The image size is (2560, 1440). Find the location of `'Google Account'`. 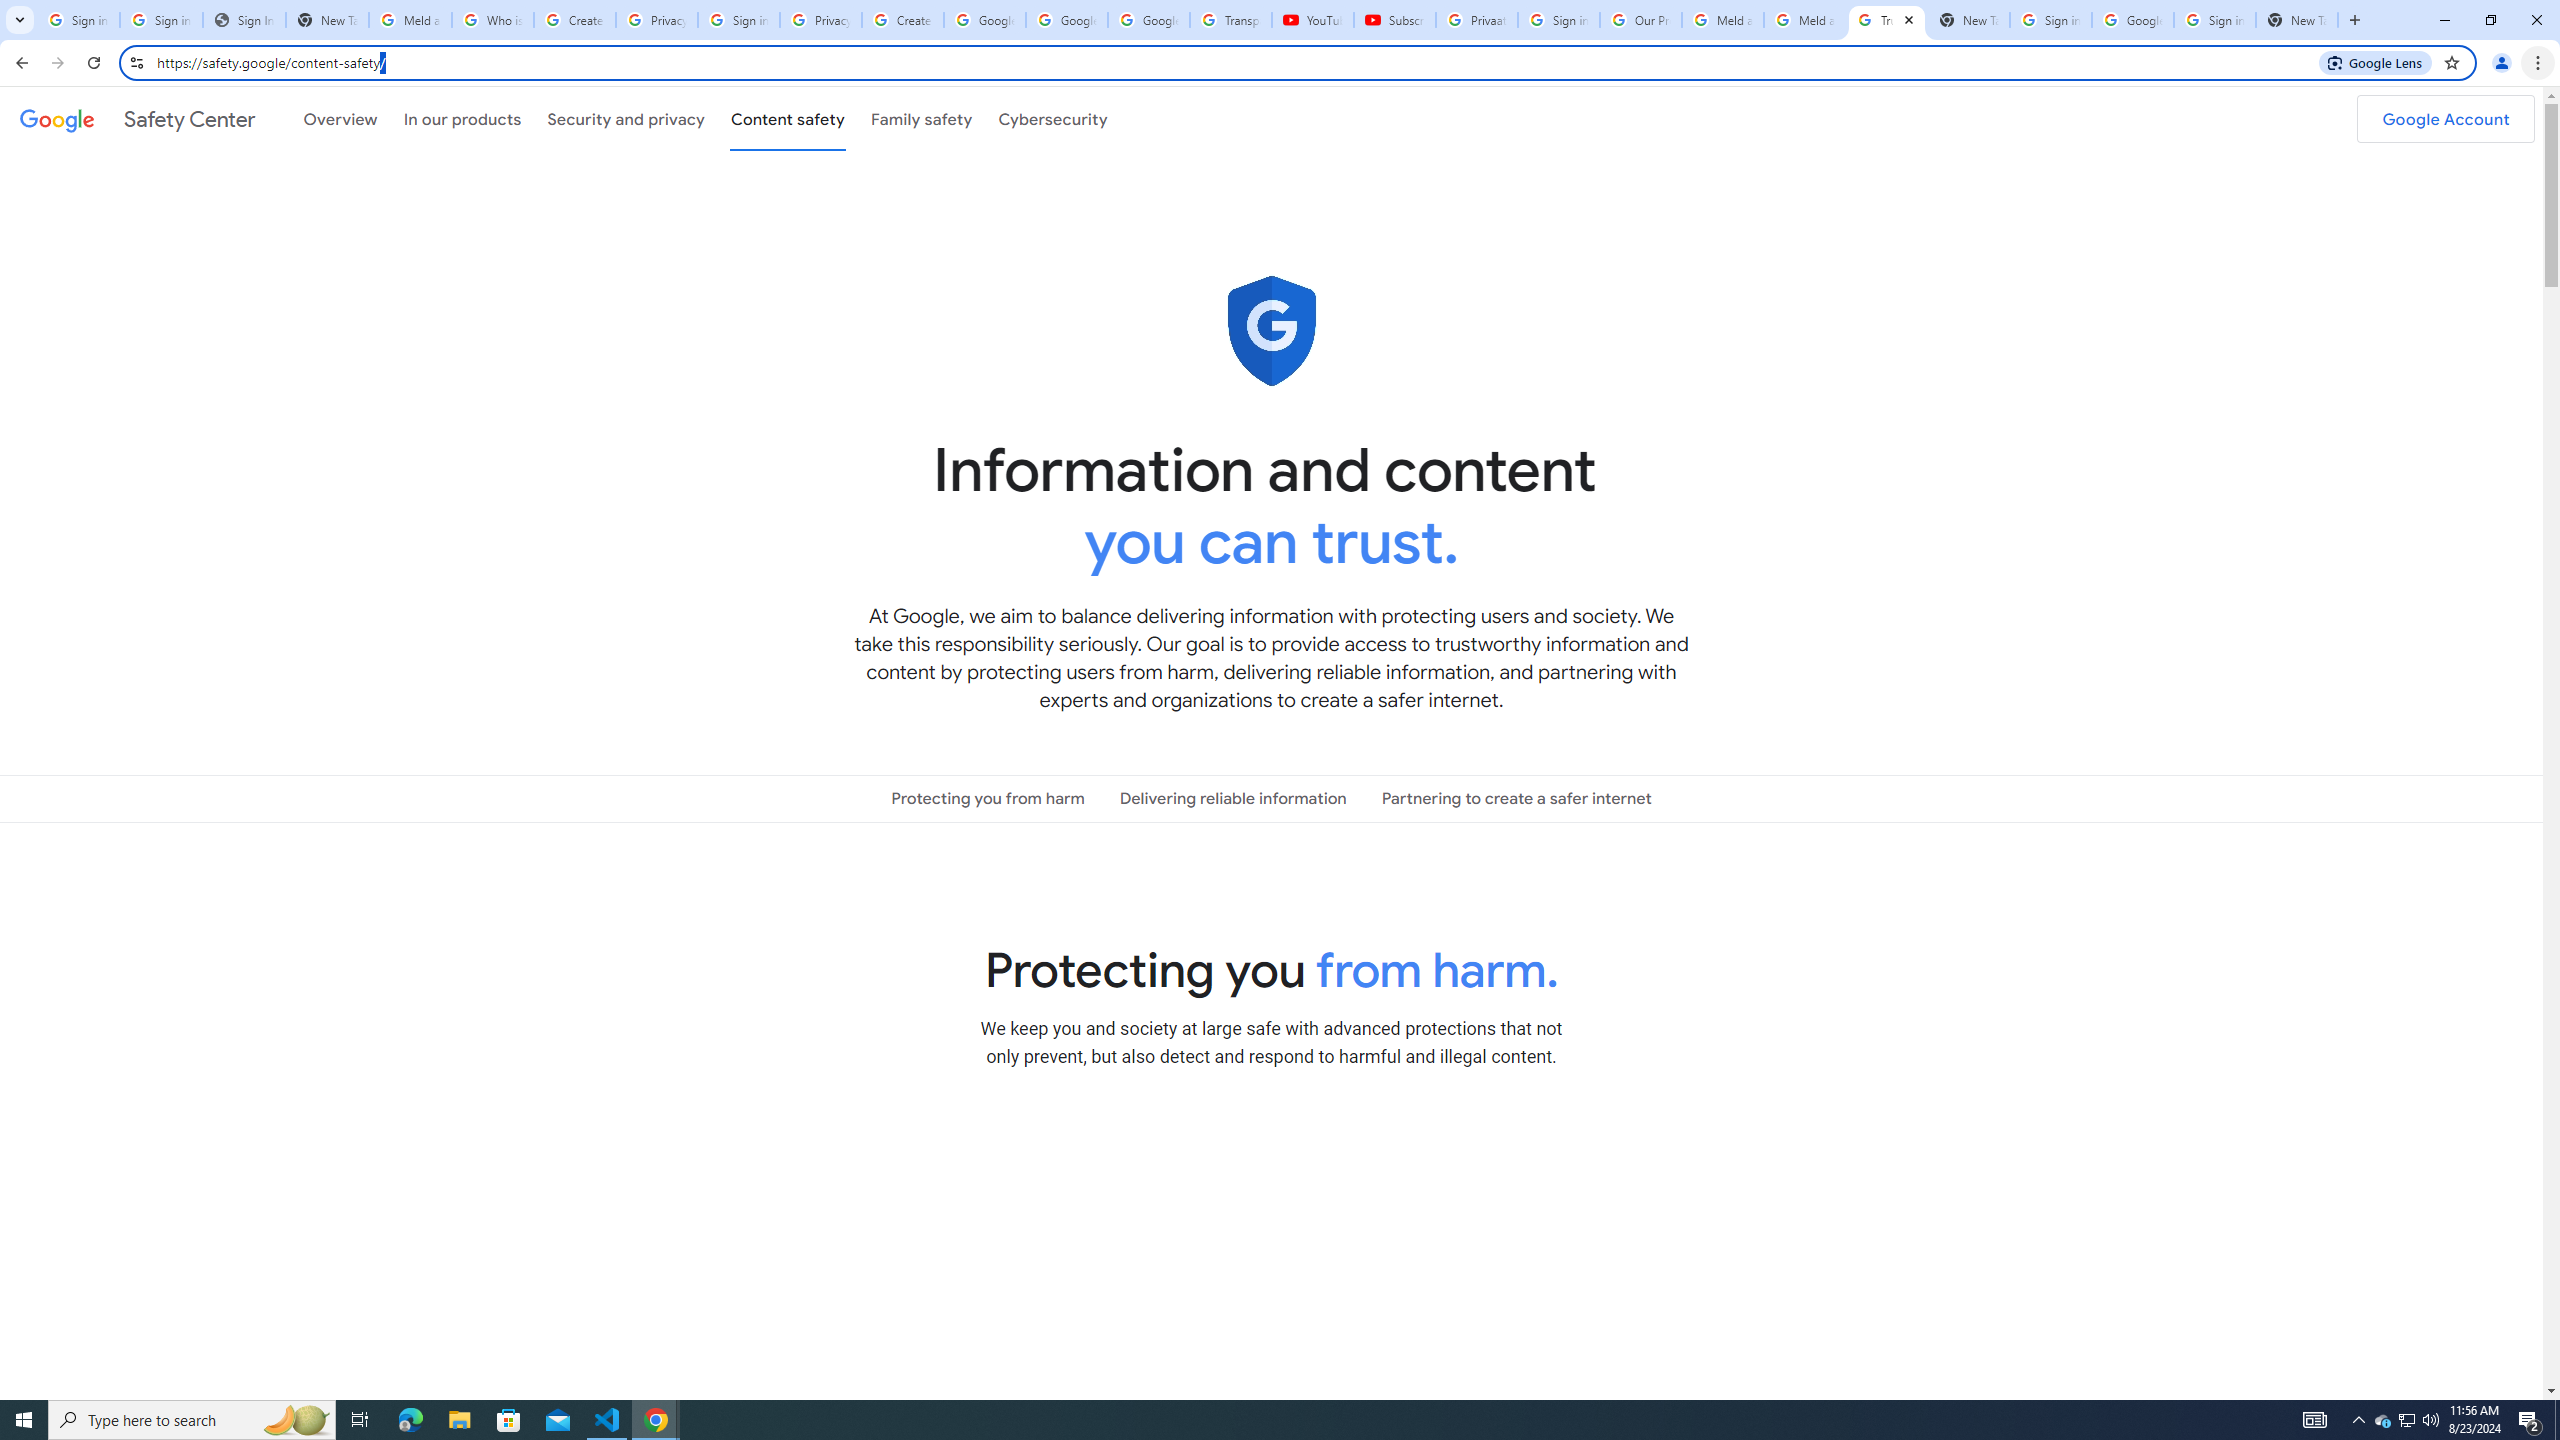

'Google Account' is located at coordinates (2445, 118).